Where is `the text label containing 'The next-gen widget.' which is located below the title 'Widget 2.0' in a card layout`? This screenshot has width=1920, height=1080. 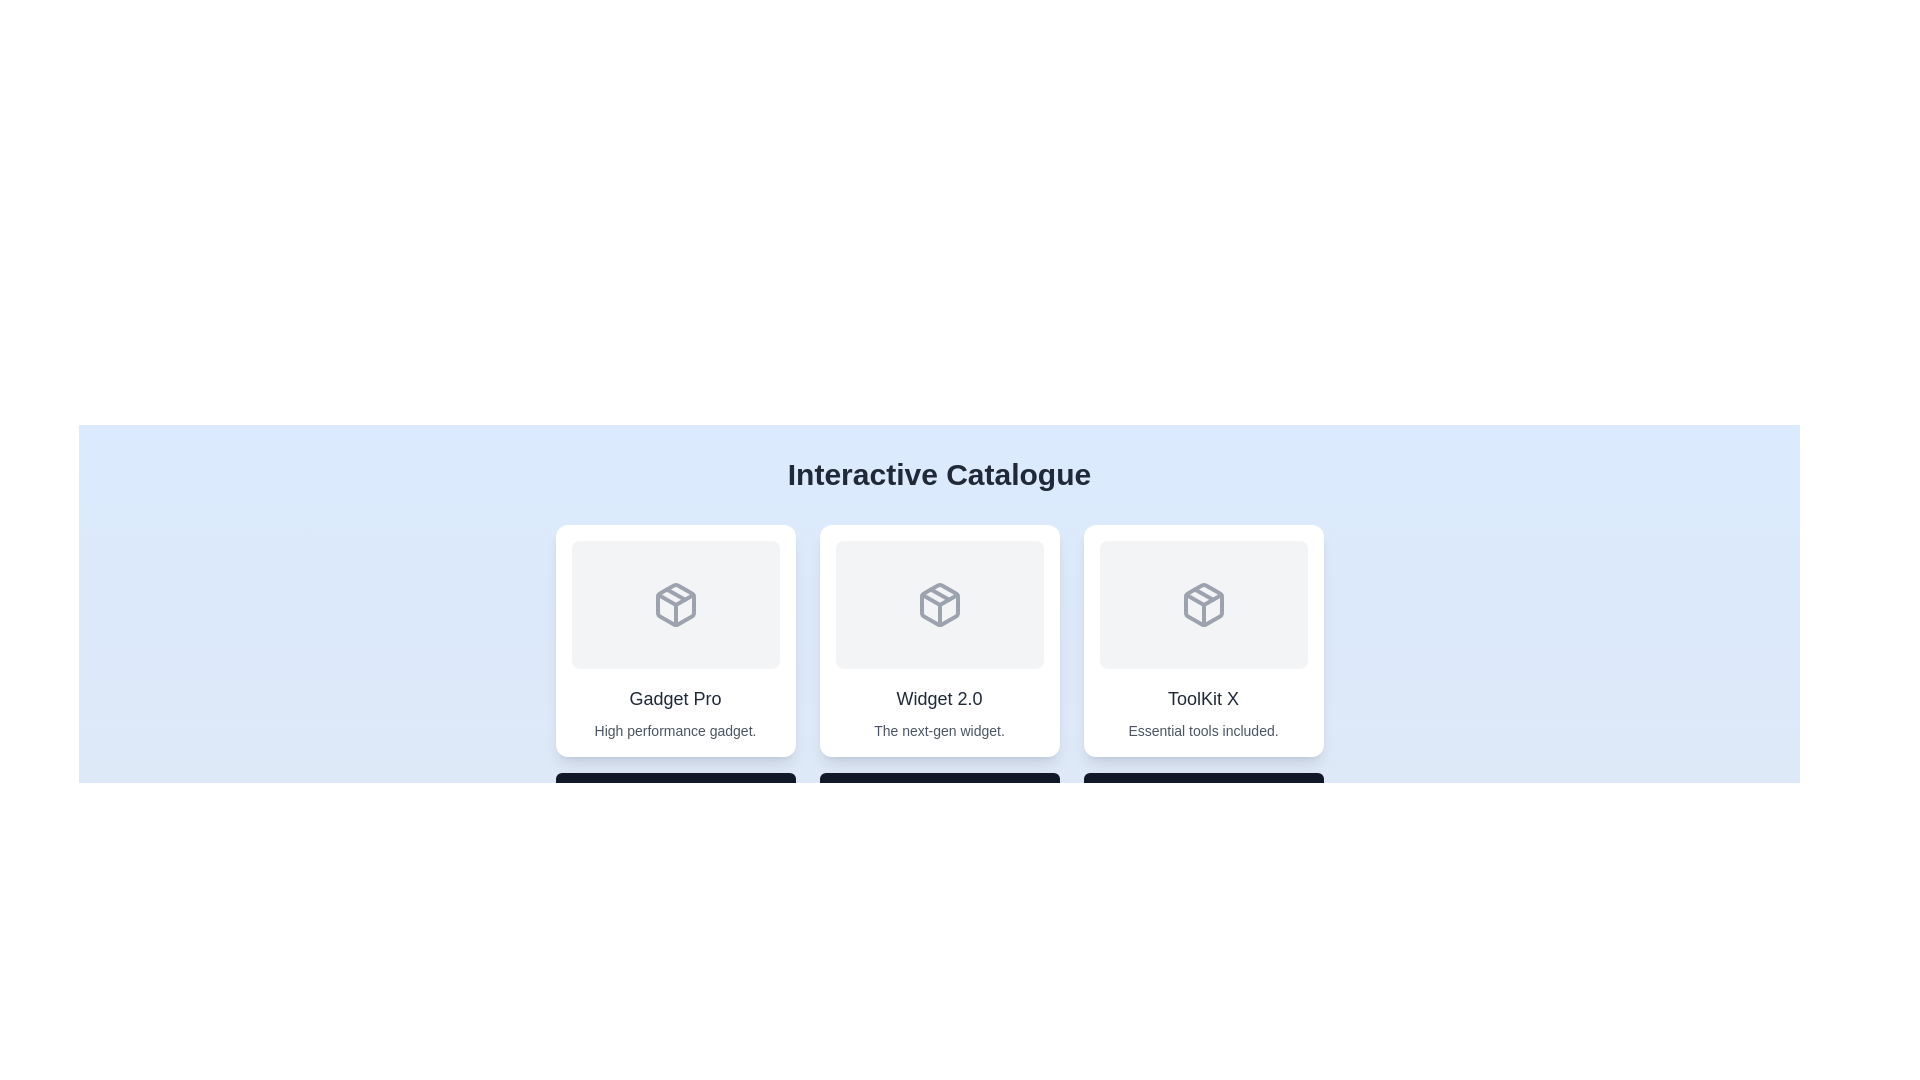 the text label containing 'The next-gen widget.' which is located below the title 'Widget 2.0' in a card layout is located at coordinates (938, 731).